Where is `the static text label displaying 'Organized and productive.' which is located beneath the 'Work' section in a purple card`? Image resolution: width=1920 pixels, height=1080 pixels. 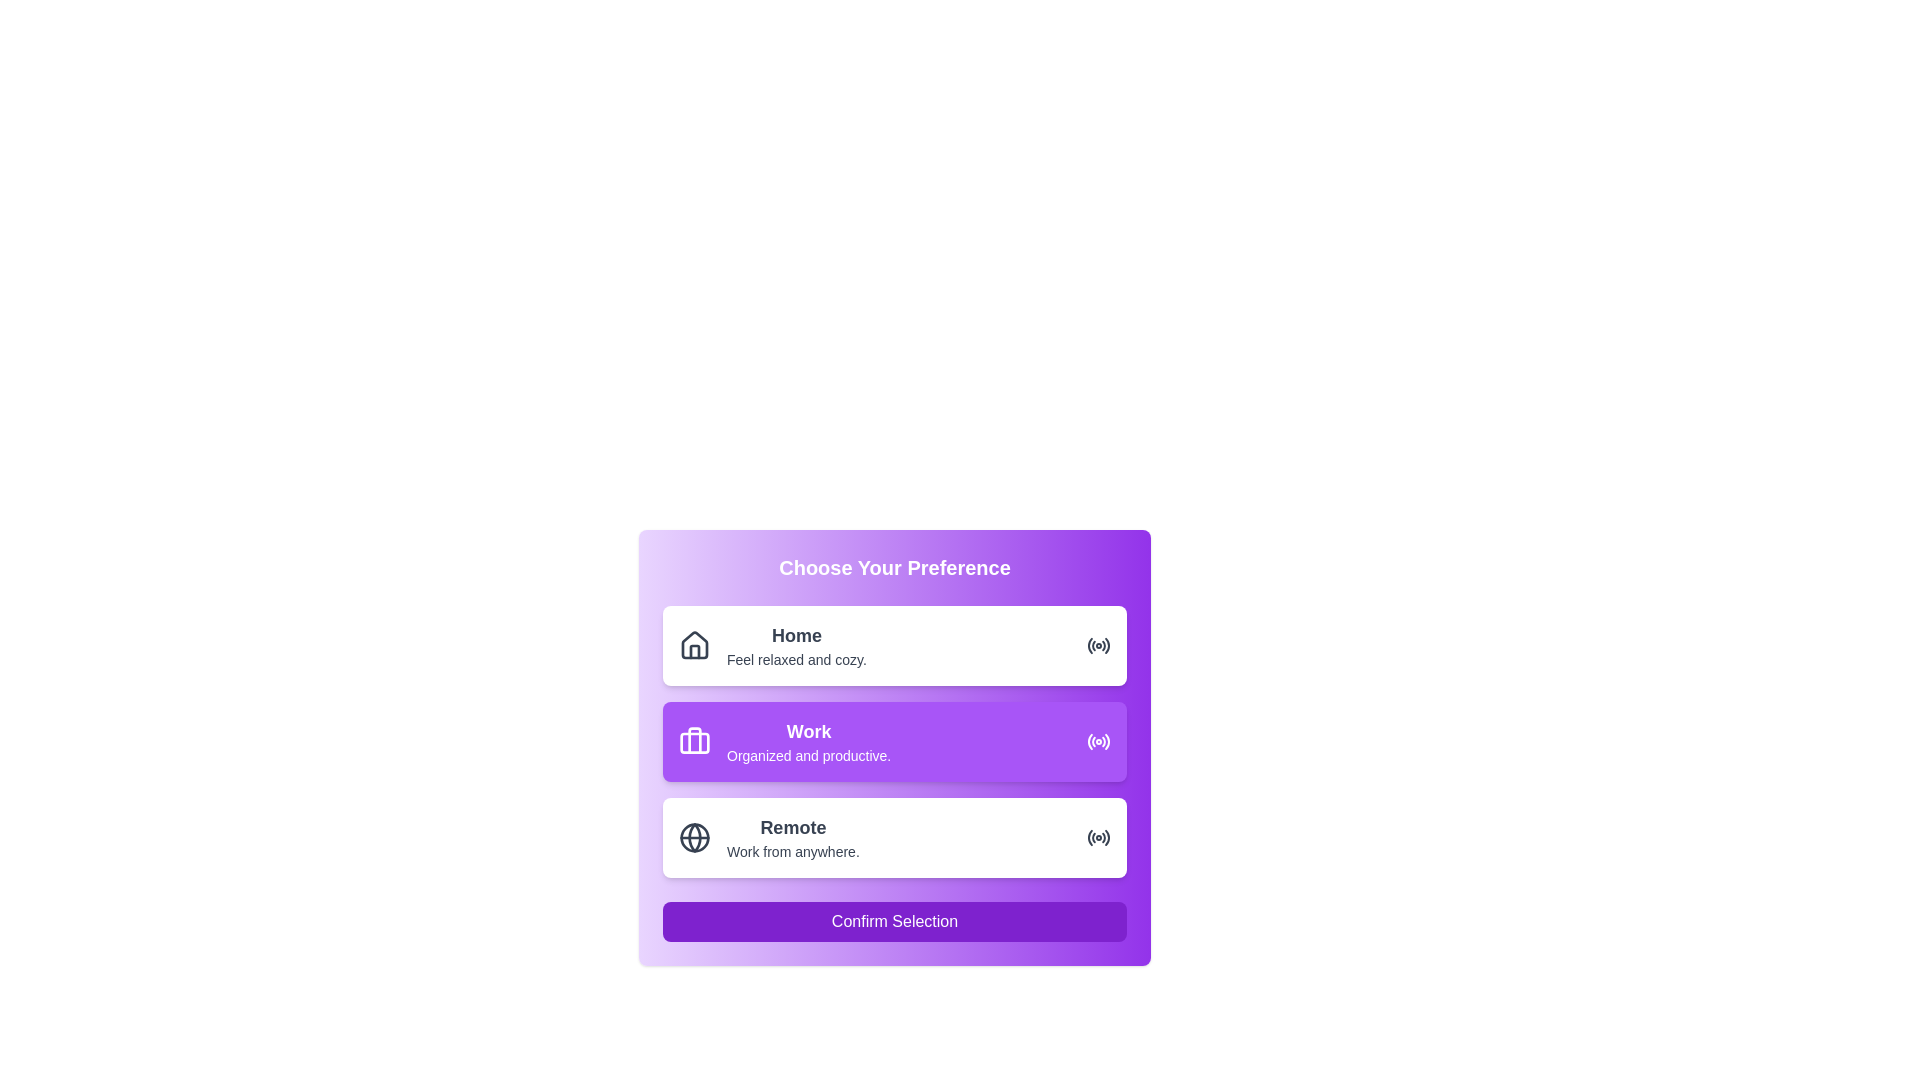
the static text label displaying 'Organized and productive.' which is located beneath the 'Work' section in a purple card is located at coordinates (809, 756).